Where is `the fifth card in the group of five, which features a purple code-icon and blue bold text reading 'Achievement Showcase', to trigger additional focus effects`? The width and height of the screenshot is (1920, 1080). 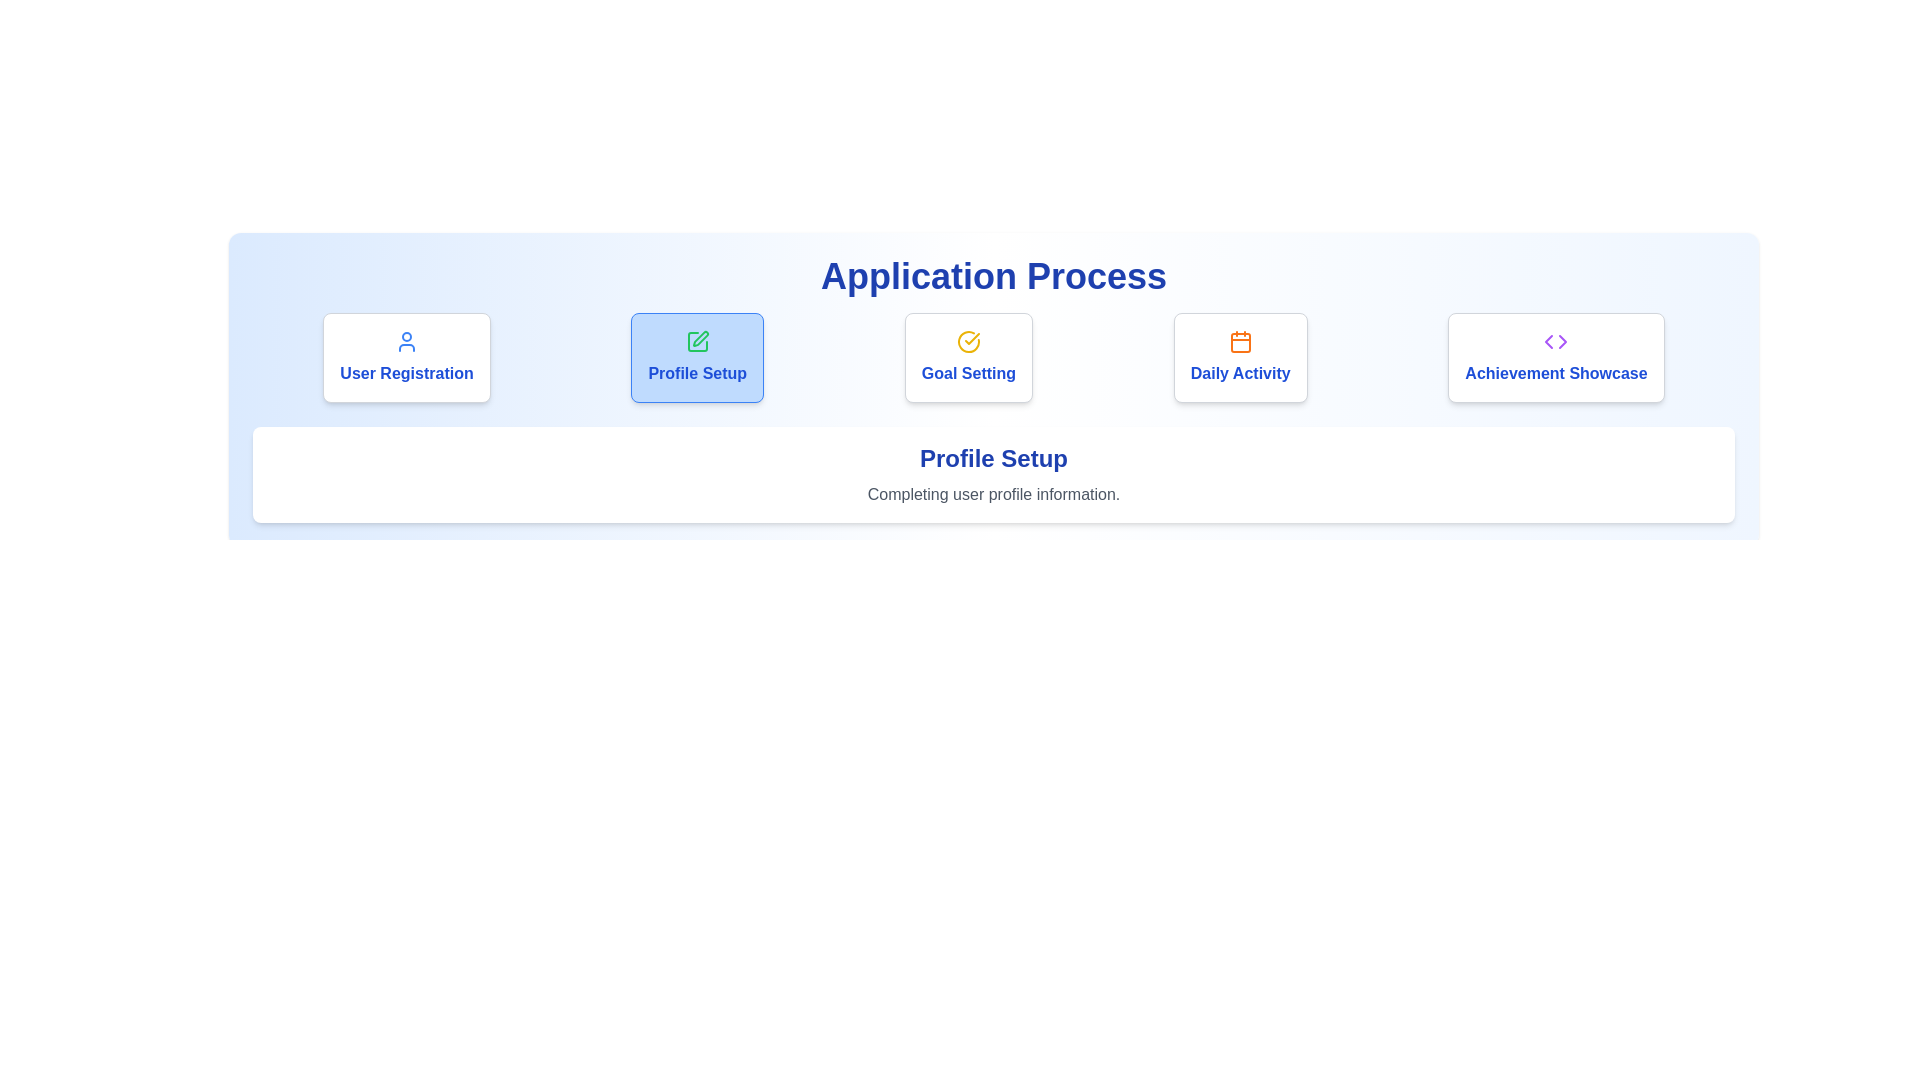 the fifth card in the group of five, which features a purple code-icon and blue bold text reading 'Achievement Showcase', to trigger additional focus effects is located at coordinates (1555, 357).